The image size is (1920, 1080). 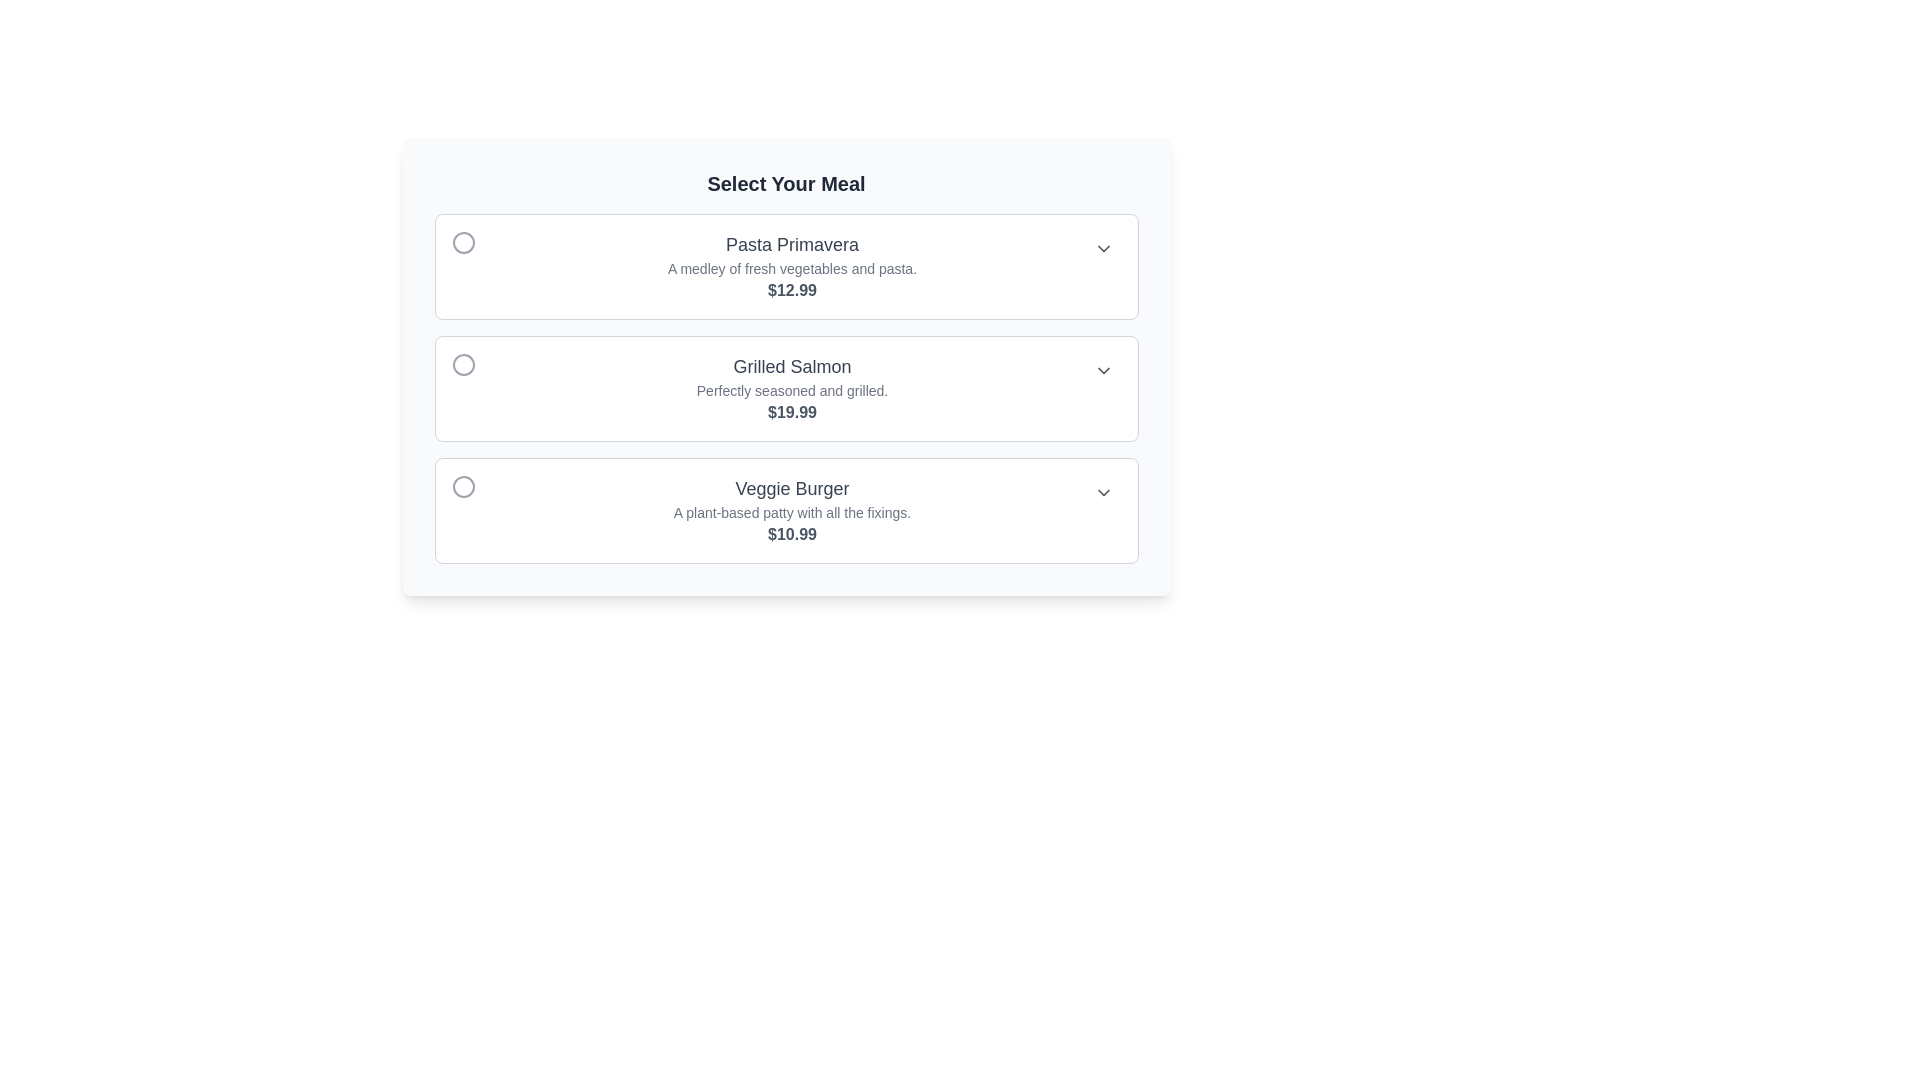 I want to click on the meal options within the 'Select Your Meal' card-like UI component, so click(x=785, y=366).